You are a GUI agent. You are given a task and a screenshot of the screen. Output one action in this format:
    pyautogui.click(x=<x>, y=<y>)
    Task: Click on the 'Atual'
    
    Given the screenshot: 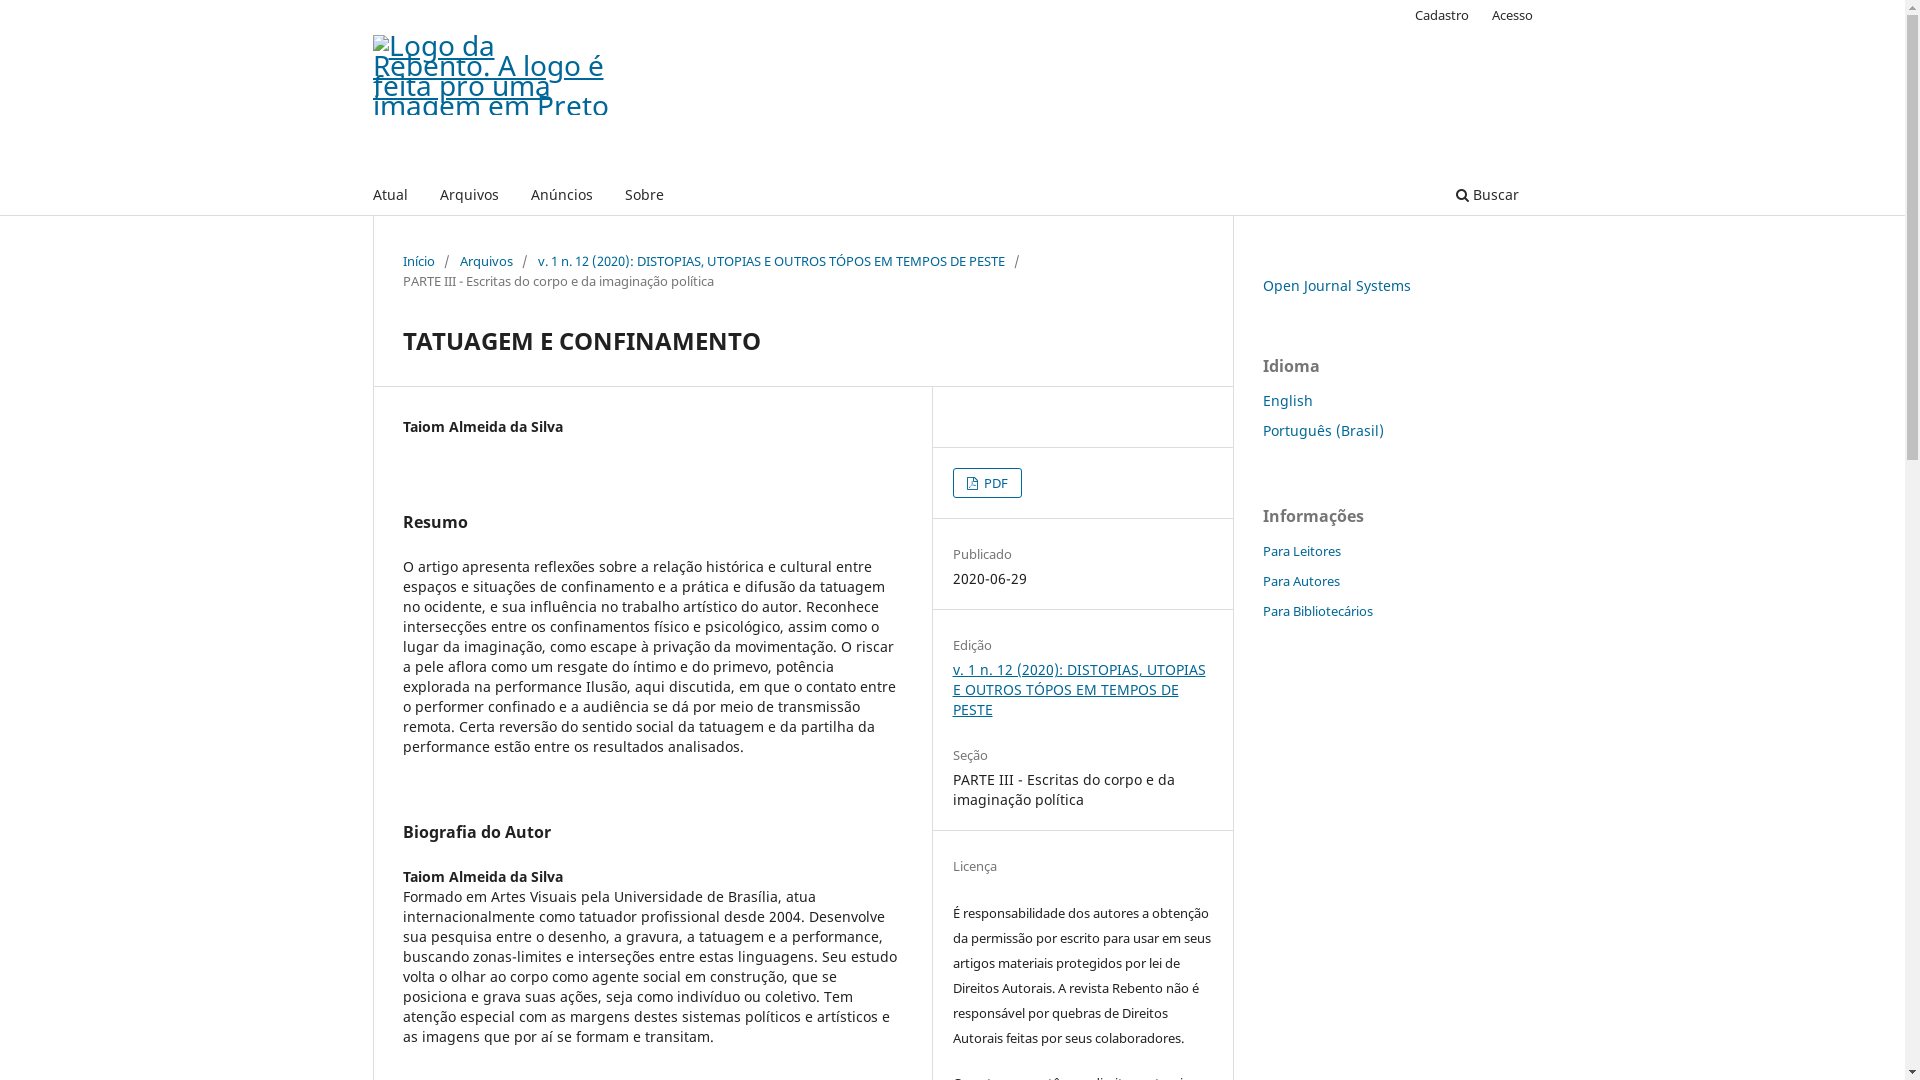 What is the action you would take?
    pyautogui.click(x=390, y=197)
    